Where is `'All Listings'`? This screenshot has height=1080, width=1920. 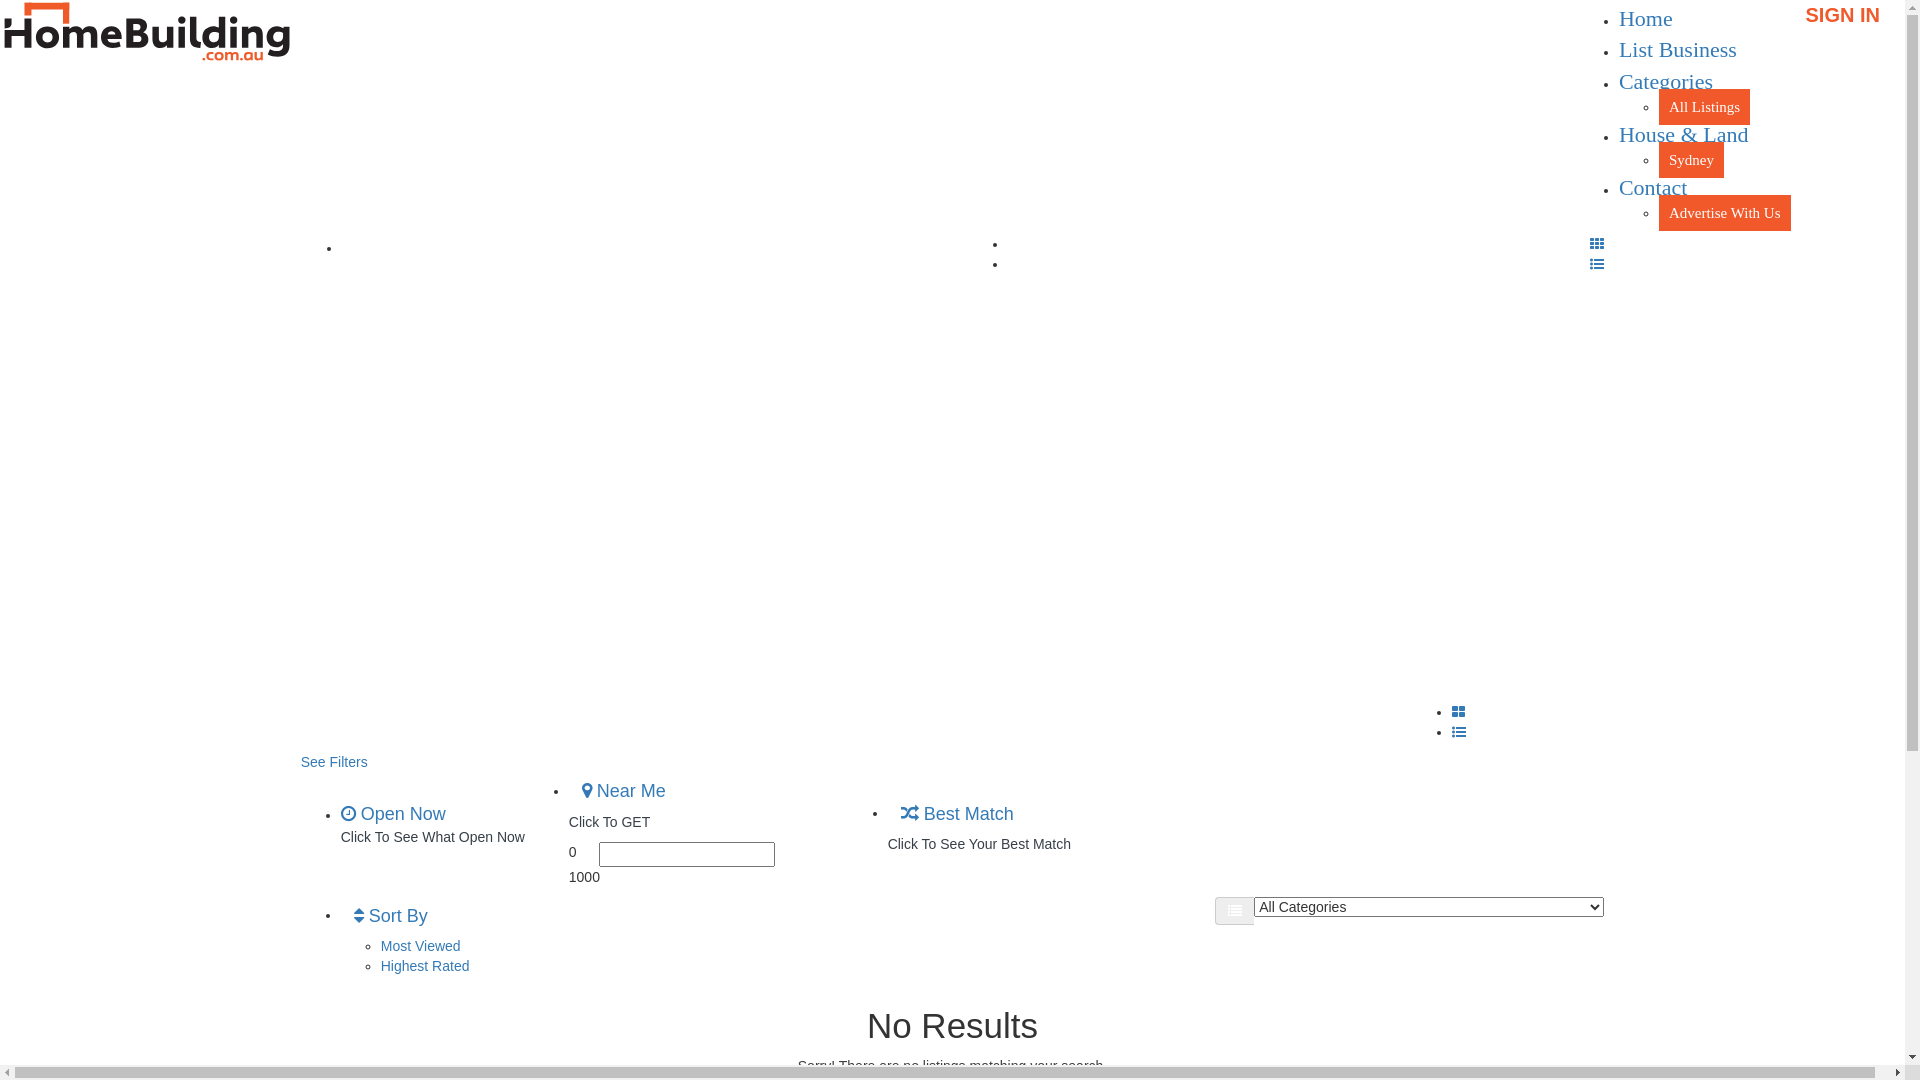
'All Listings' is located at coordinates (1703, 107).